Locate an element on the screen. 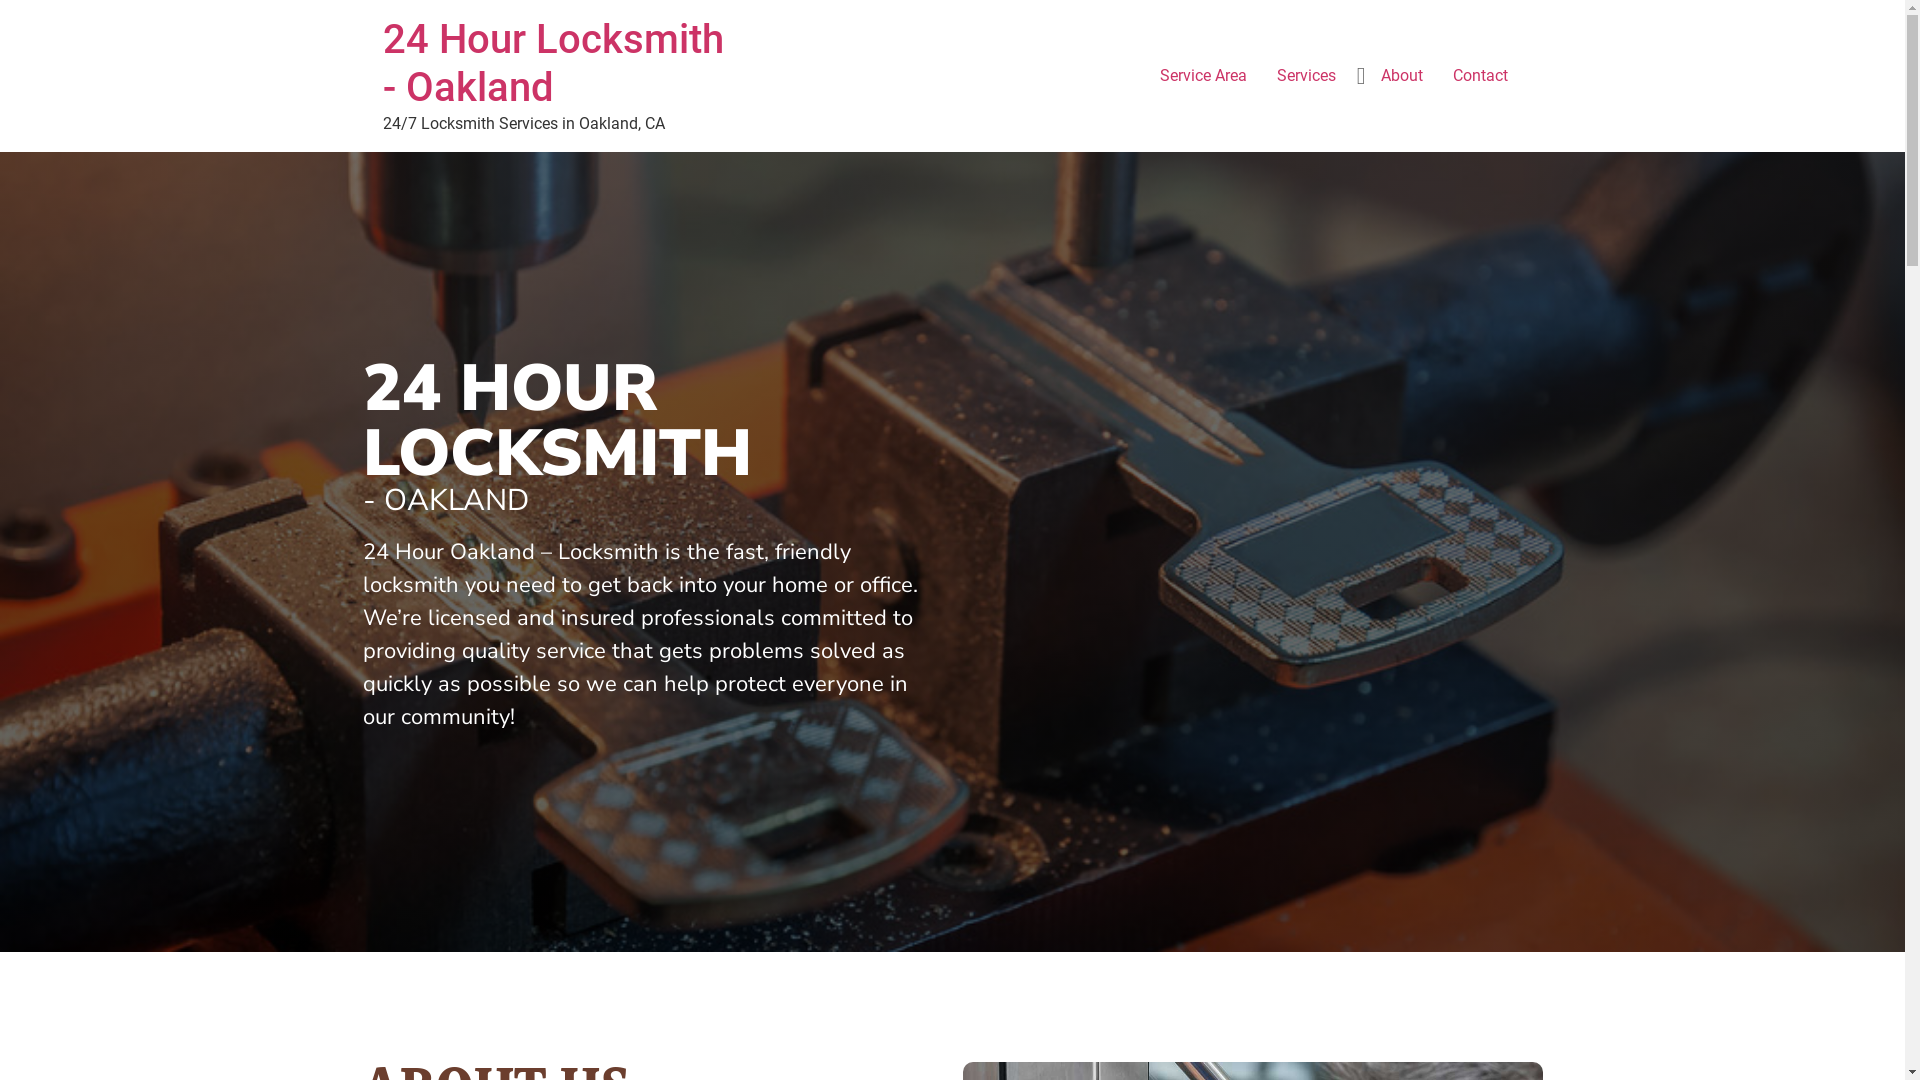 The image size is (1920, 1080). 'Services' is located at coordinates (1306, 75).